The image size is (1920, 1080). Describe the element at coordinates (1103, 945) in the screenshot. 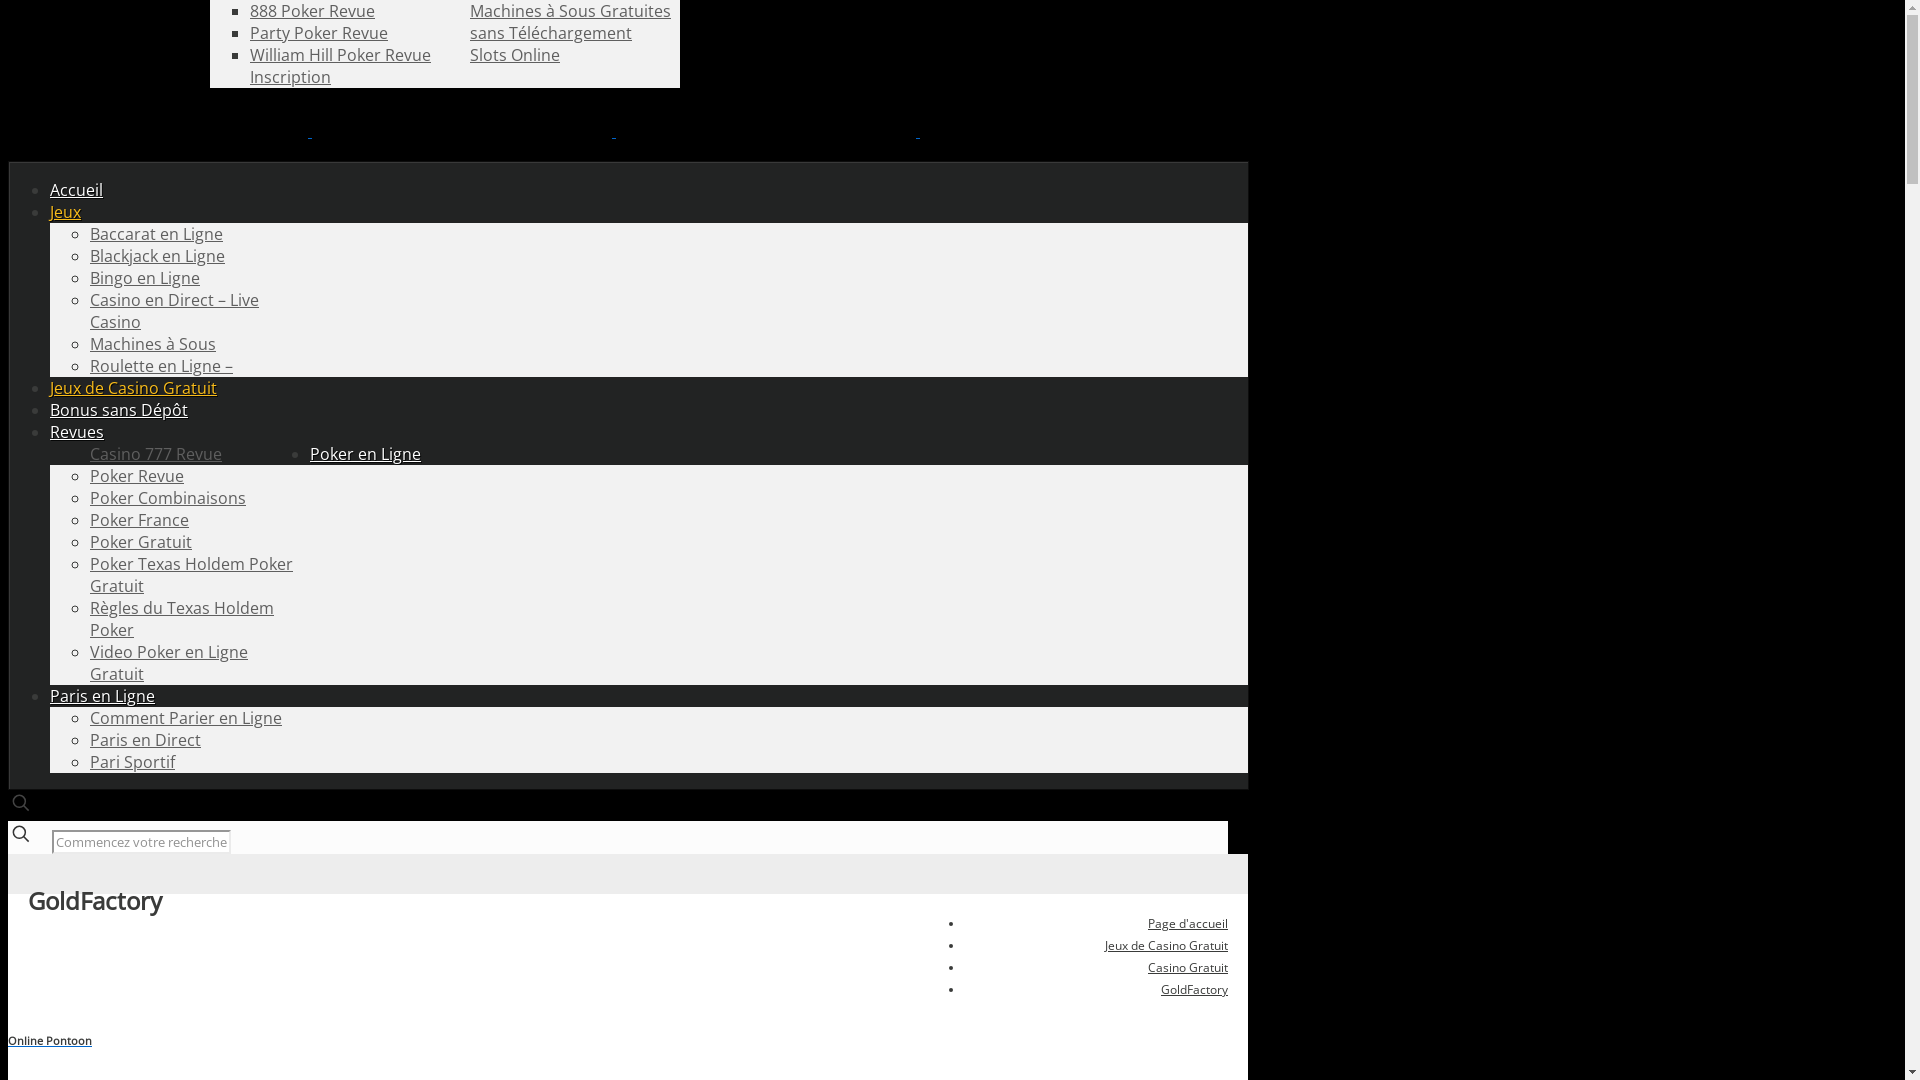

I see `'Jeux de Casino Gratuit'` at that location.